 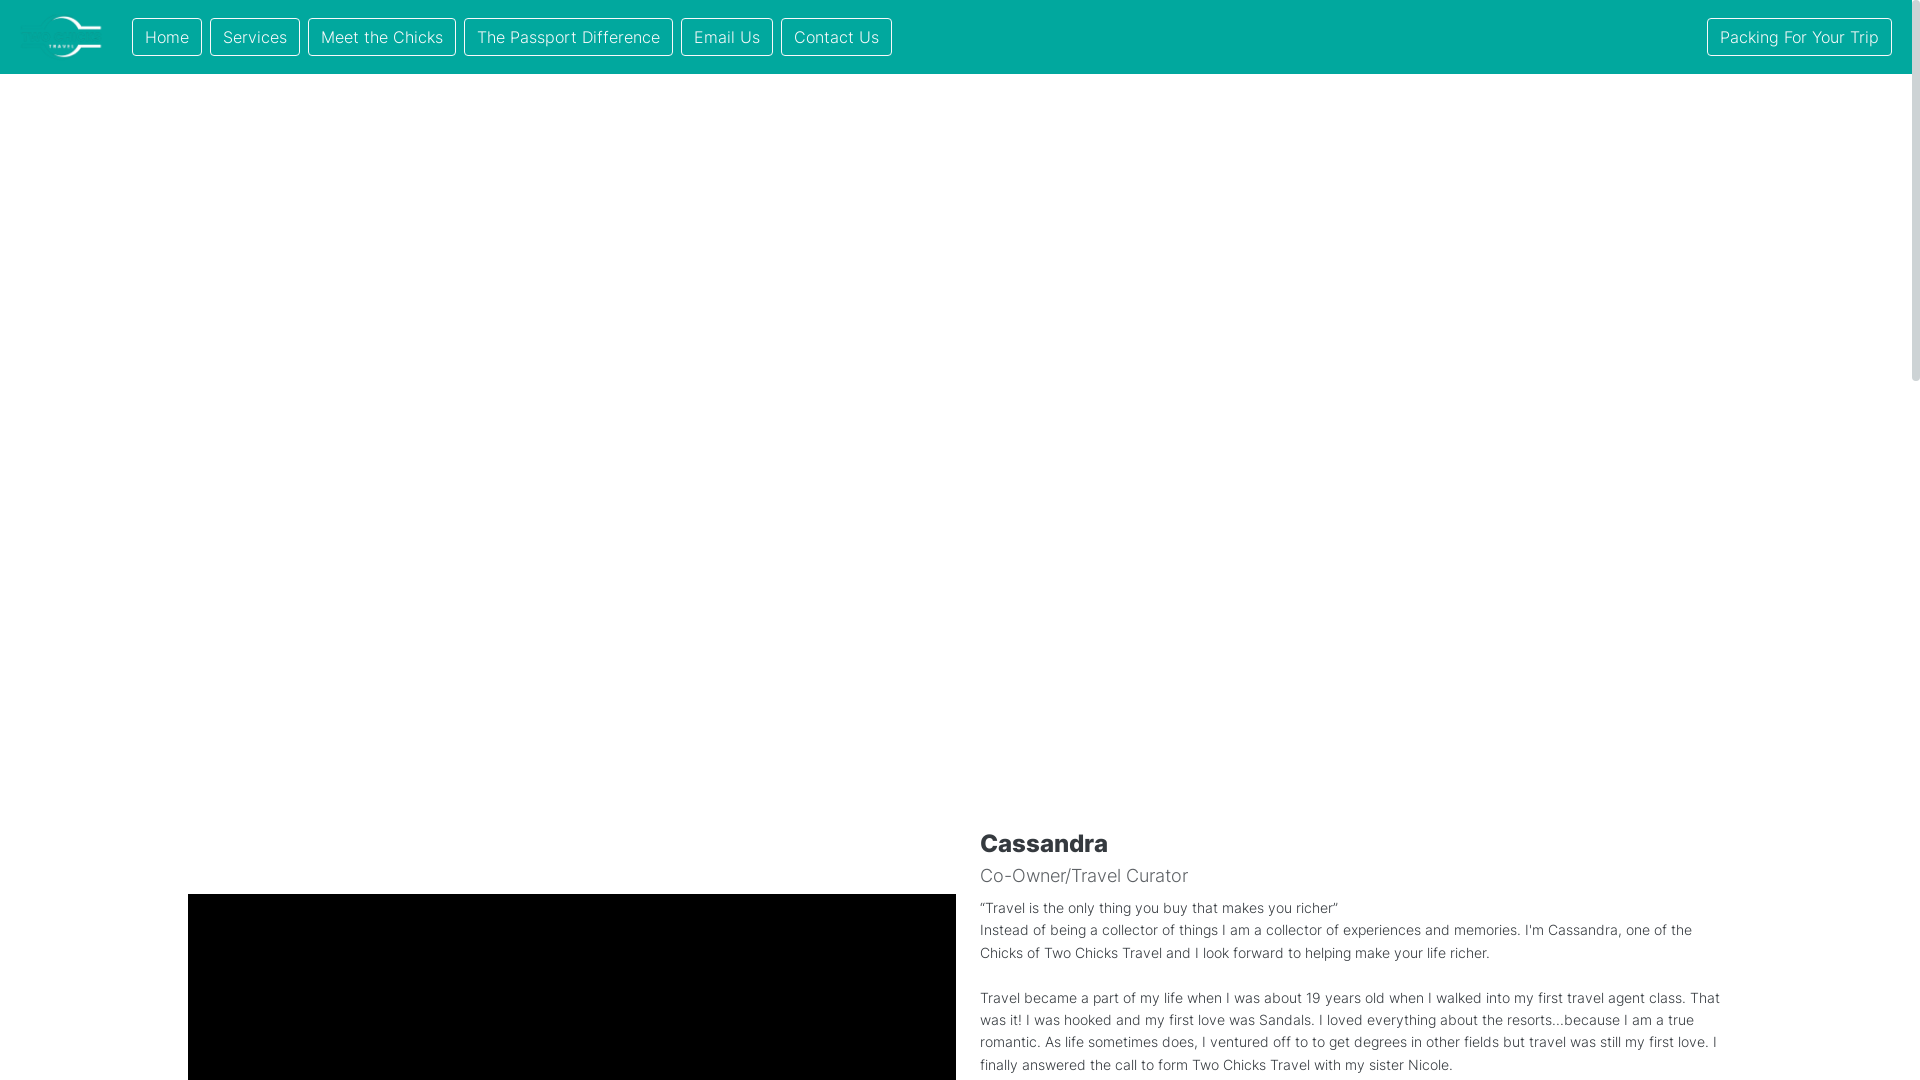 I want to click on 'Meet the Chicks', so click(x=382, y=37).